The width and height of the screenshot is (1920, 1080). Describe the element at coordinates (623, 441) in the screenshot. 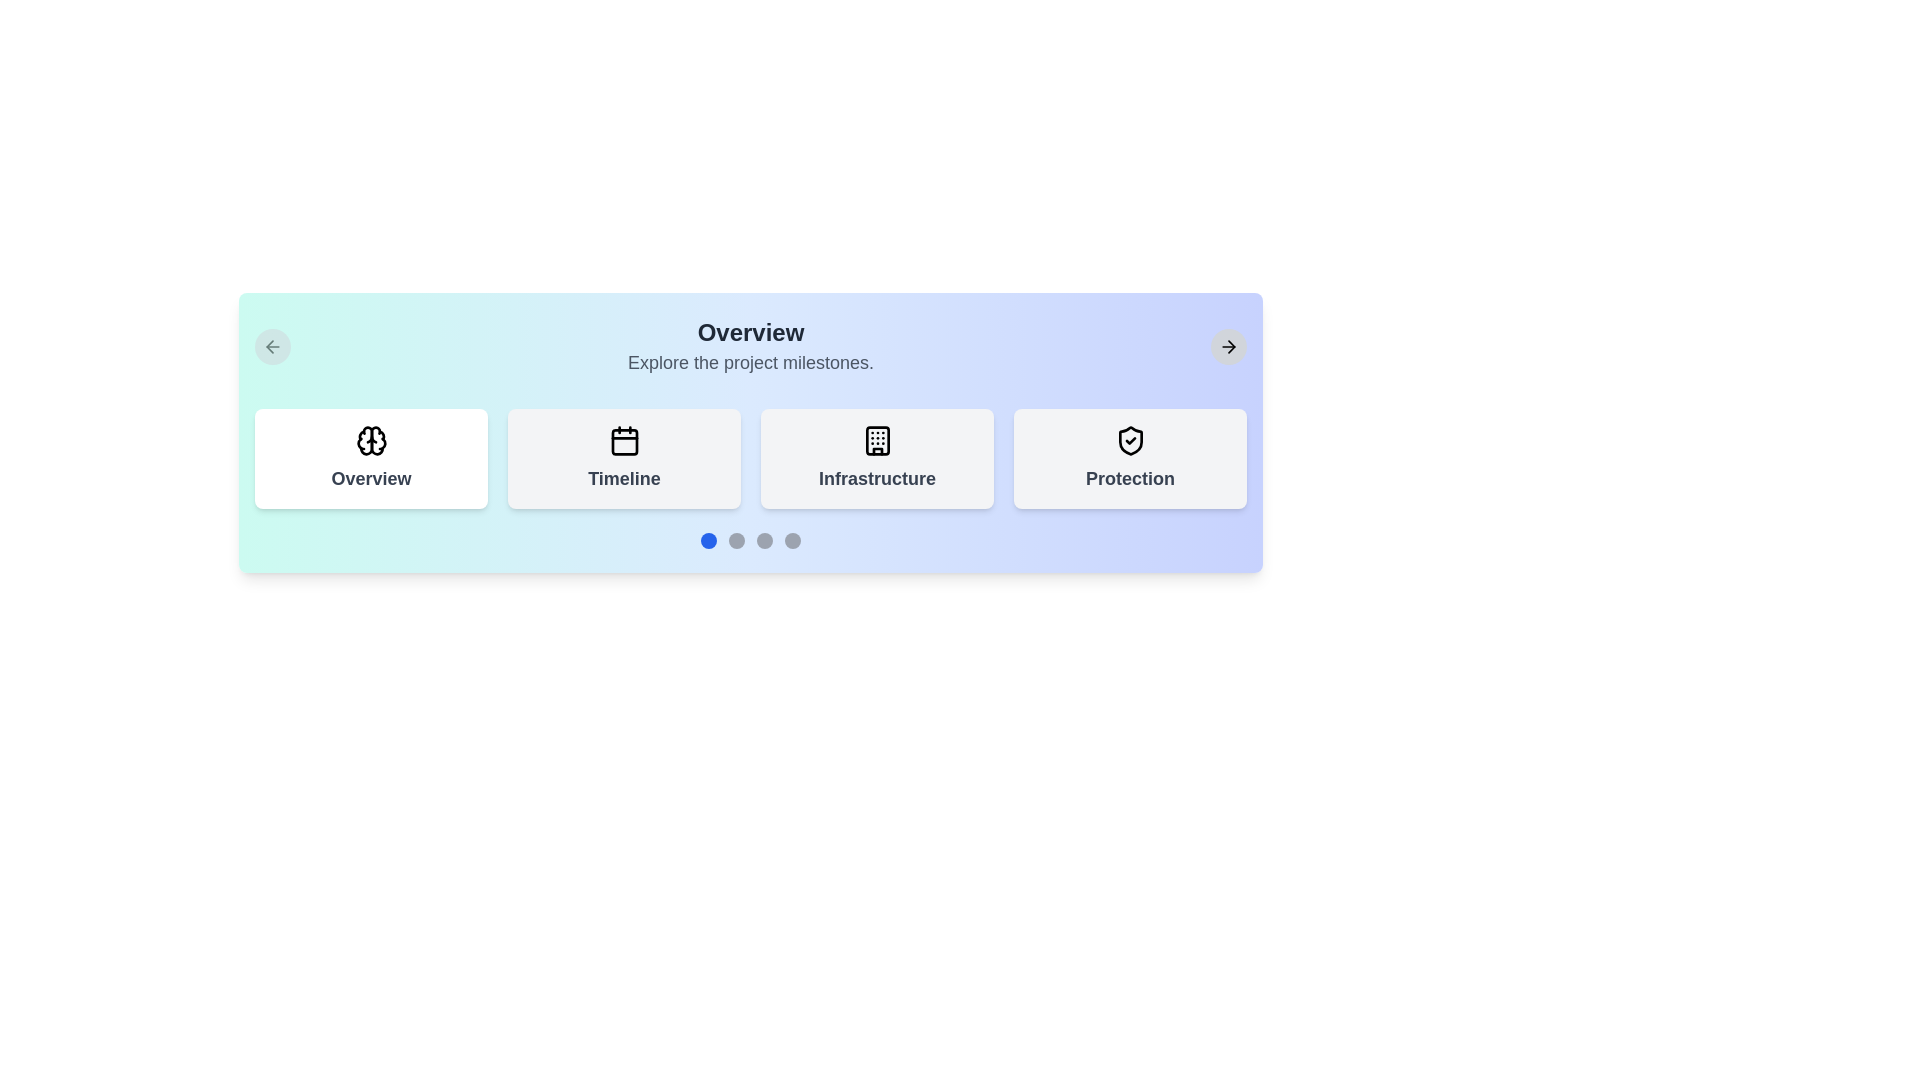

I see `the decorative graphical rectangle located in the center of the calendar-like icon within the 'Timeline' option in the navigation panel under the 'Overview' section` at that location.